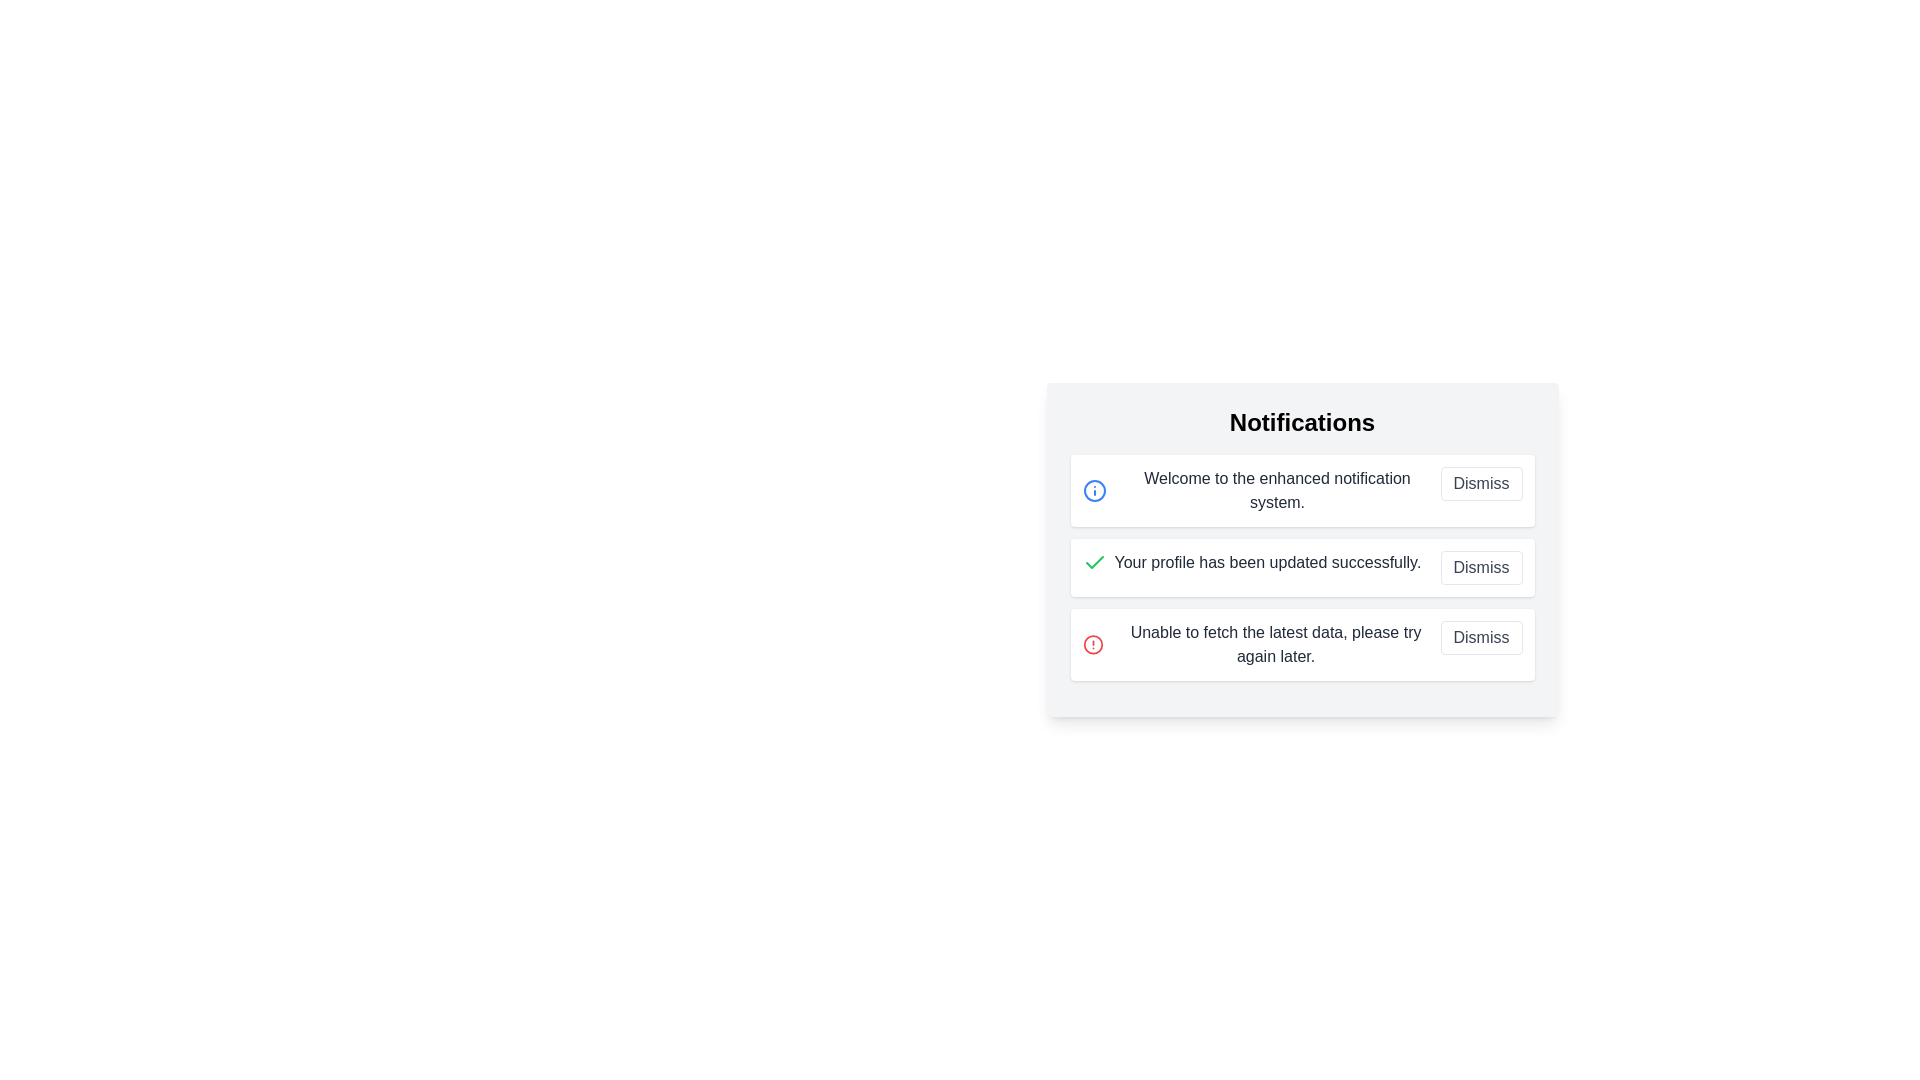  I want to click on the 'Dismiss' button located in the bottom-right corner of the notification box that displays the message 'Unable to fetch the latest data, please try again later.', so click(1481, 637).